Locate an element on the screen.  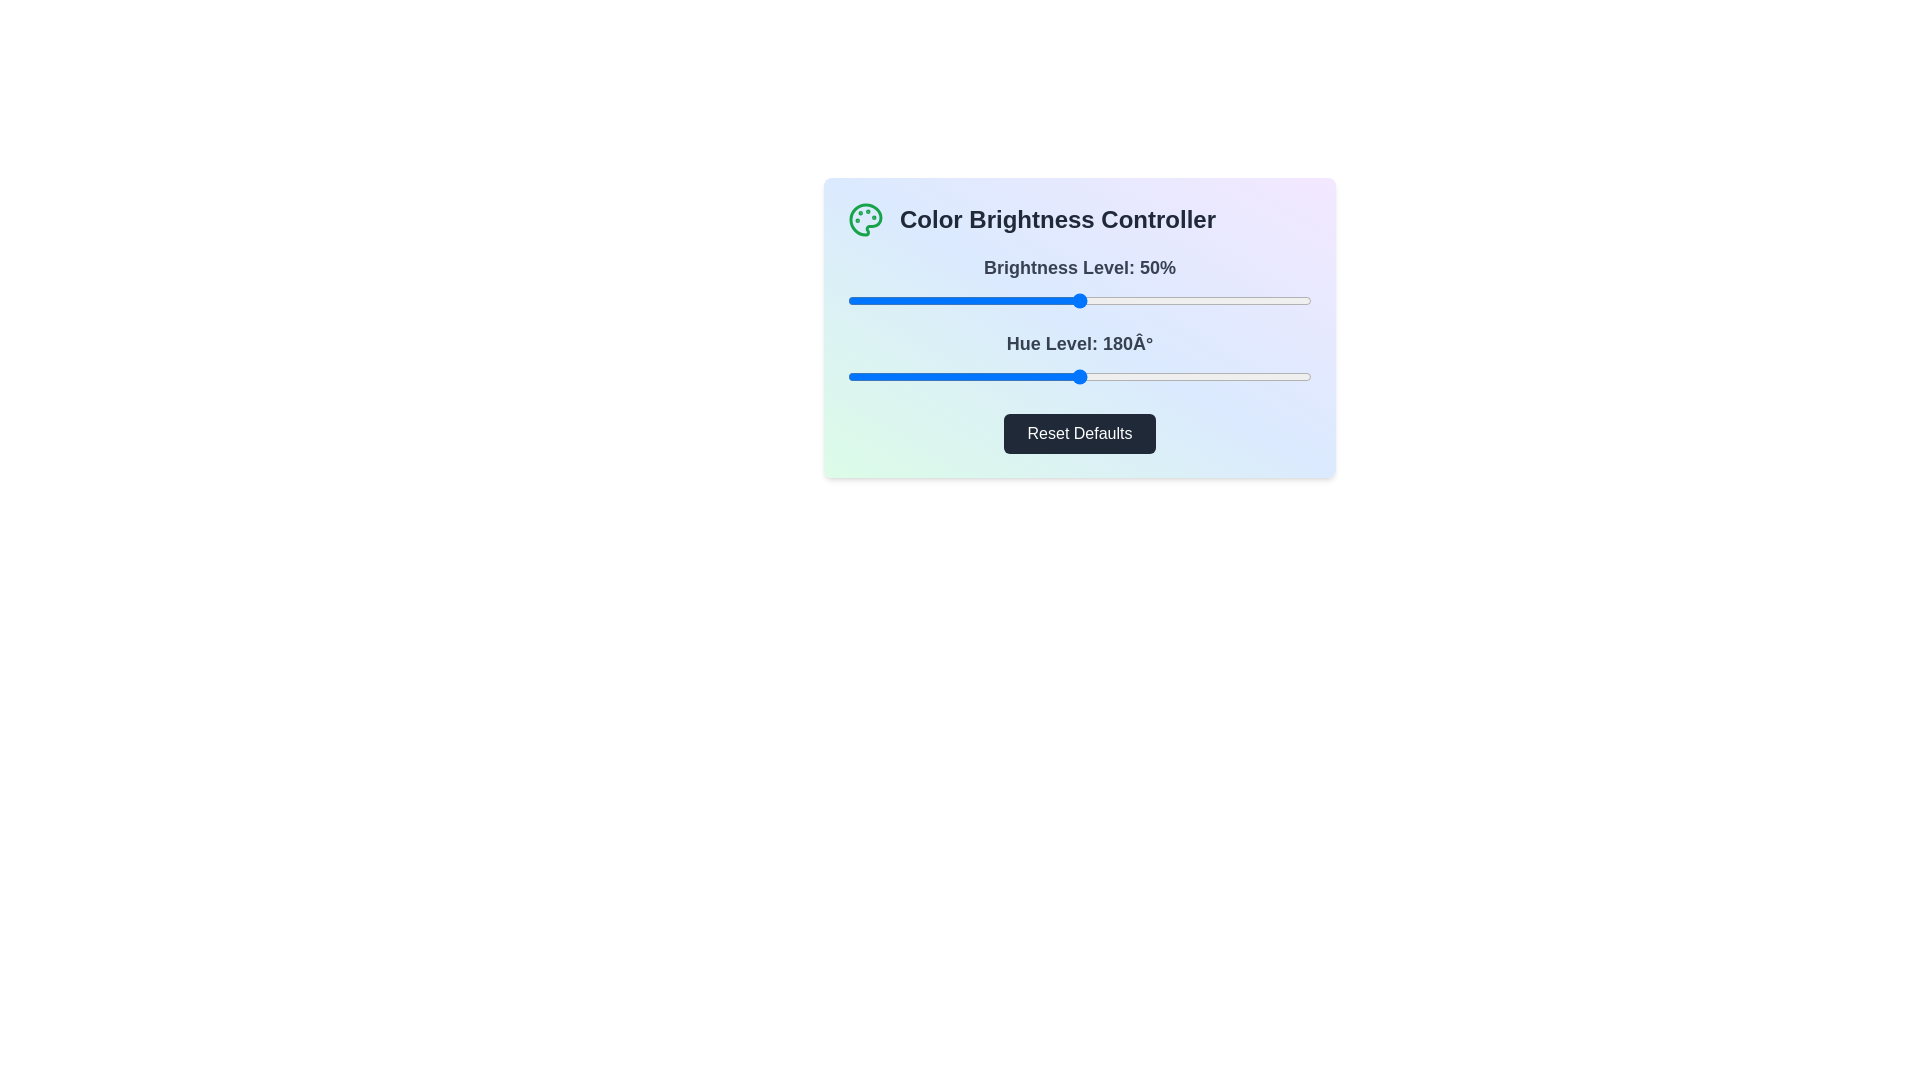
the brightness slider to 10% is located at coordinates (893, 300).